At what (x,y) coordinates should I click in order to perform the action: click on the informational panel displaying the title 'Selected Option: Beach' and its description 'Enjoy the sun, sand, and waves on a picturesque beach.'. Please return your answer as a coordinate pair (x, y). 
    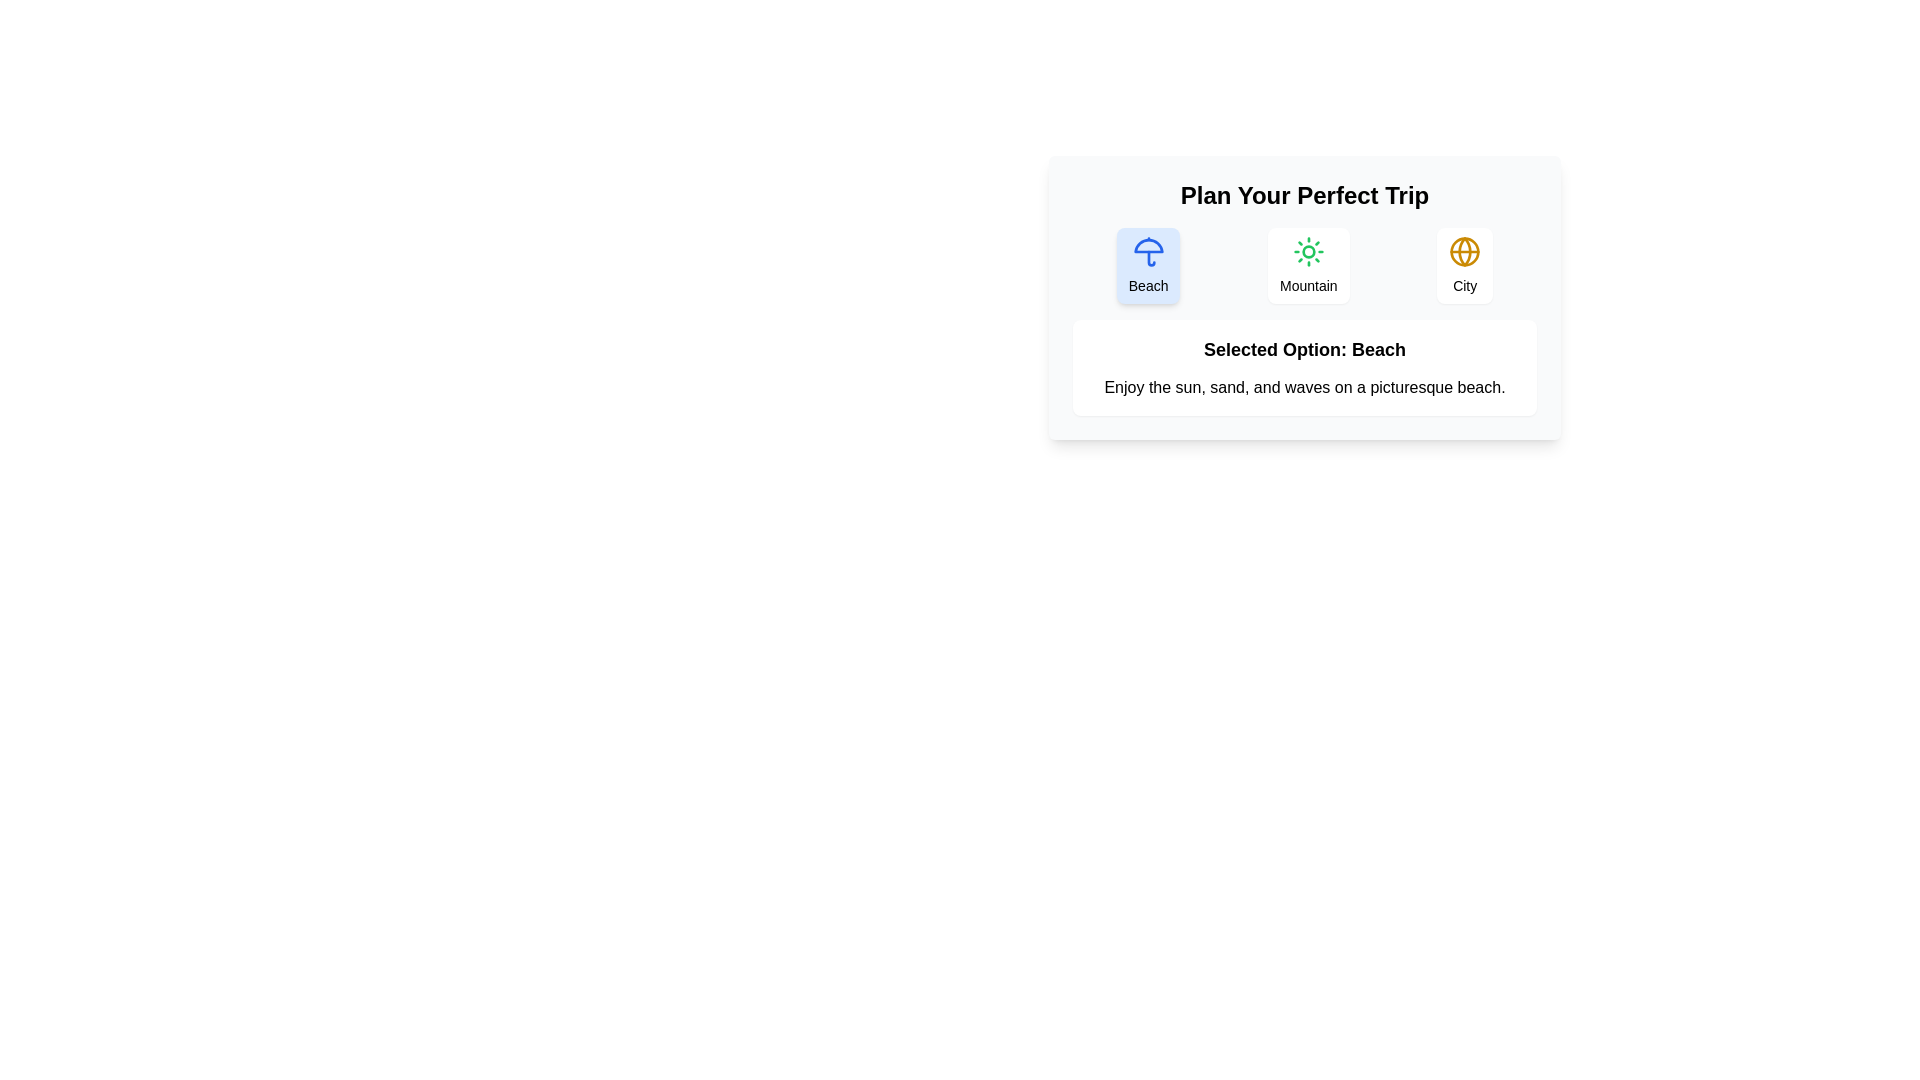
    Looking at the image, I should click on (1305, 367).